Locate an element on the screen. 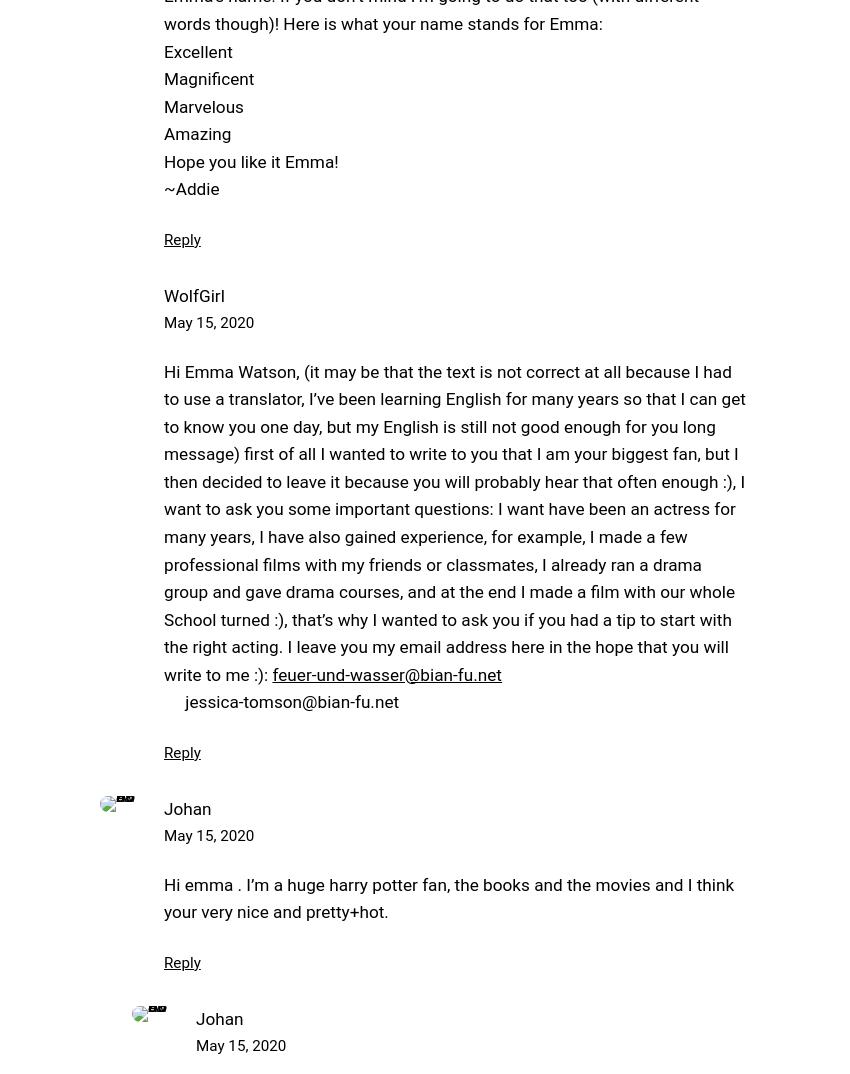 The width and height of the screenshot is (850, 1074). 'jessica-tomson@bian-fu.net' is located at coordinates (280, 701).